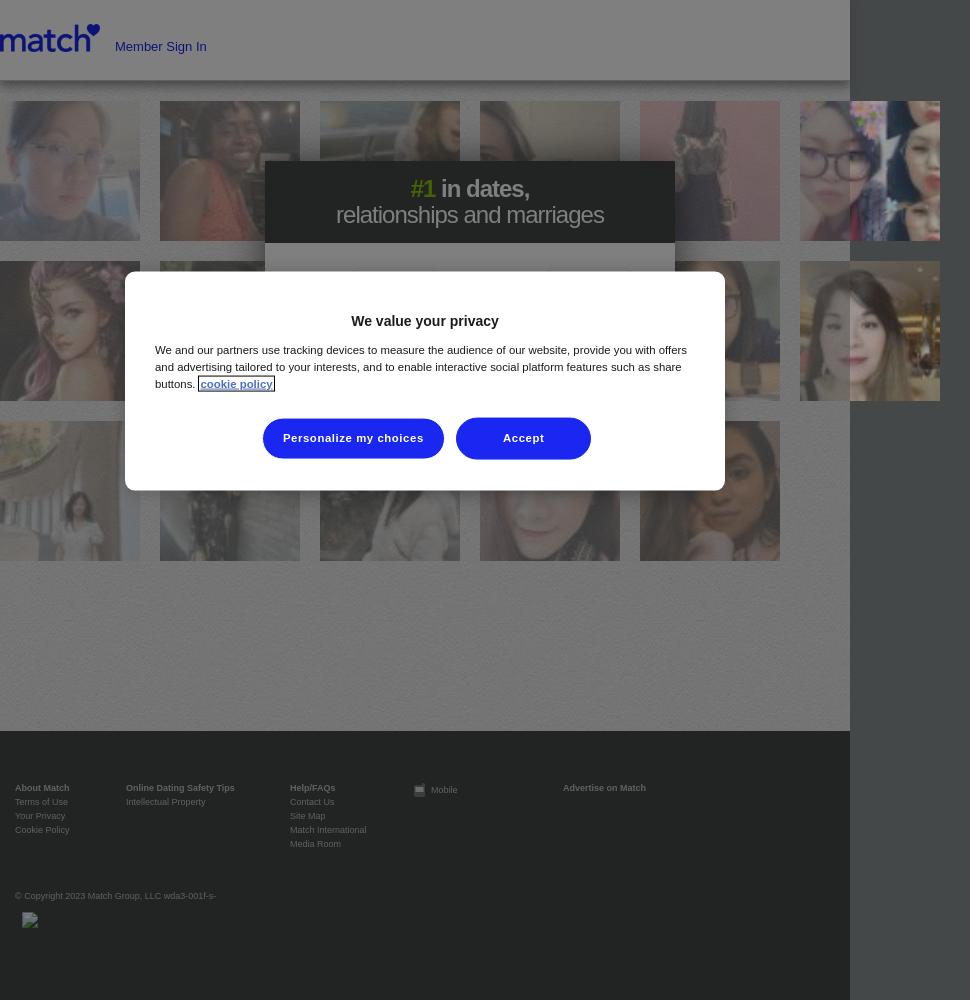 This screenshot has width=970, height=1000. I want to click on 'Advertise on Match', so click(604, 788).